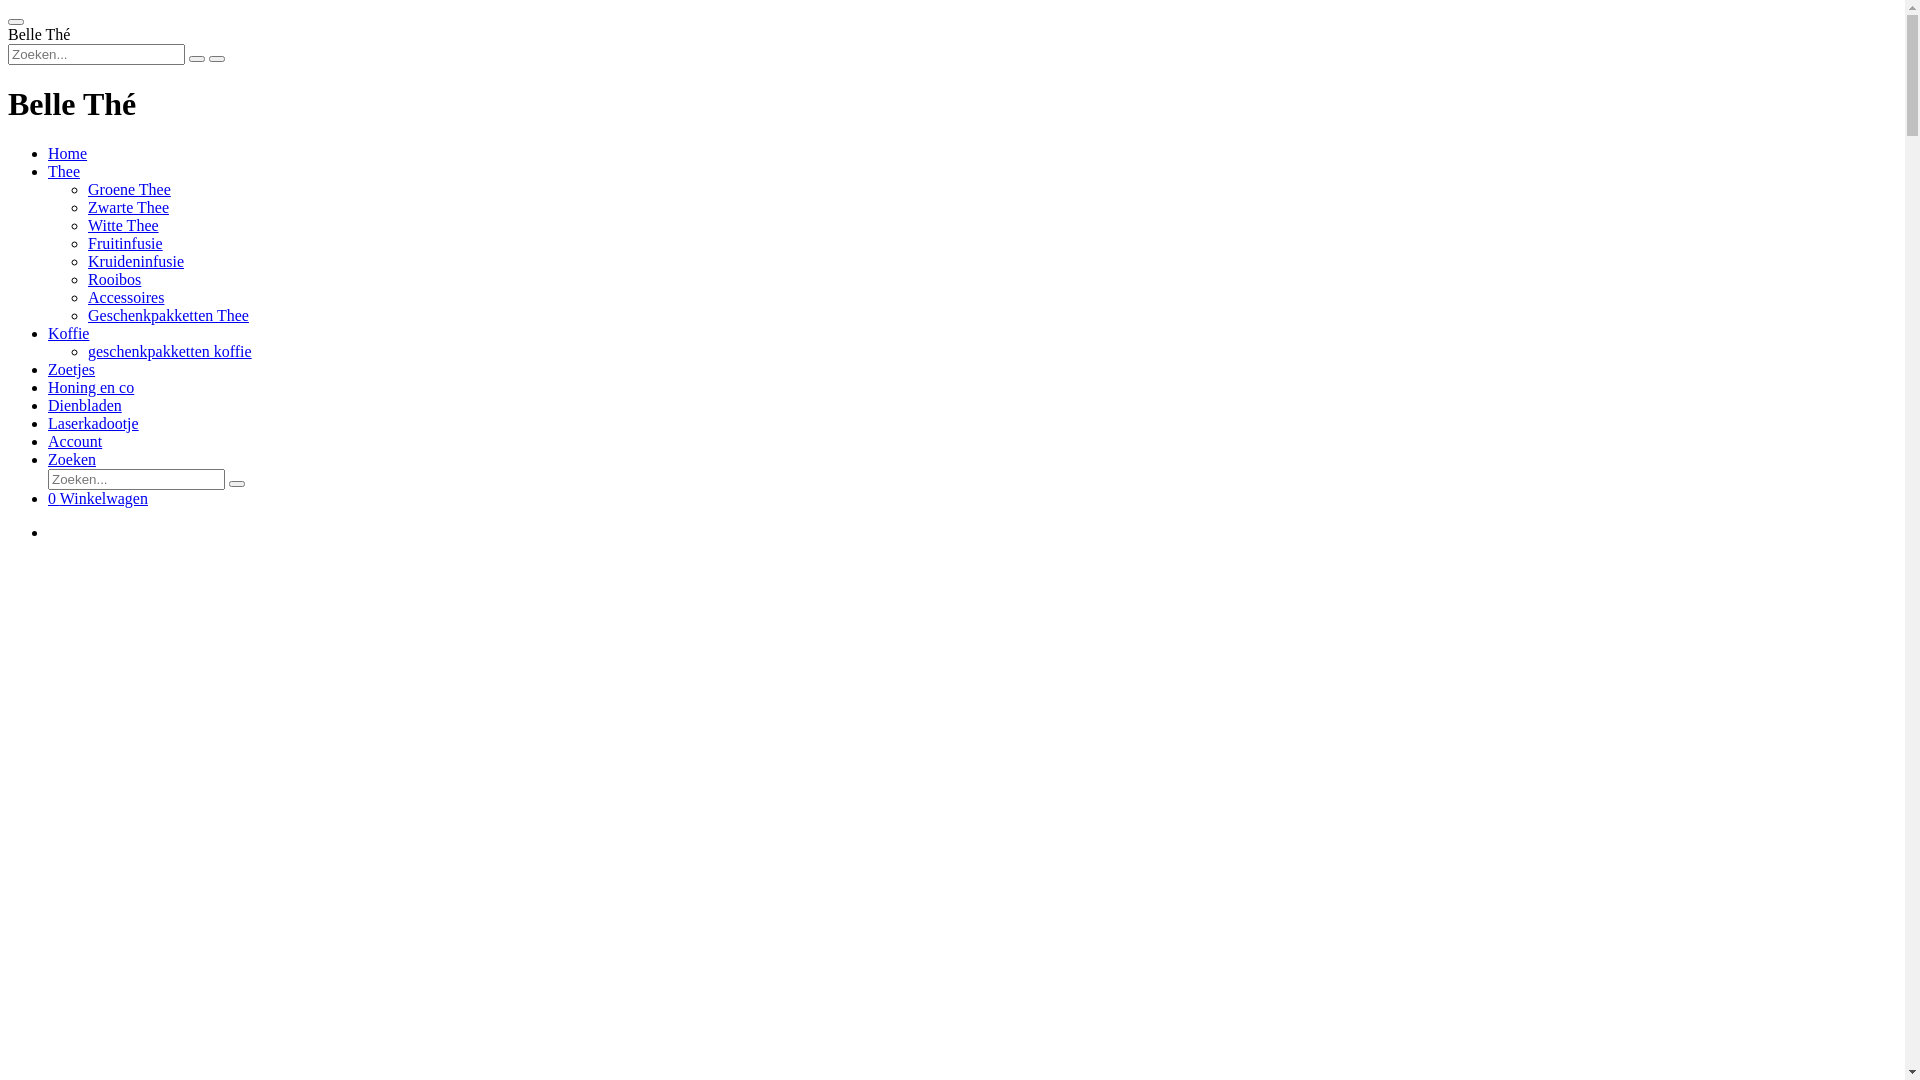 The width and height of the screenshot is (1920, 1080). I want to click on 'Rooibos', so click(86, 279).